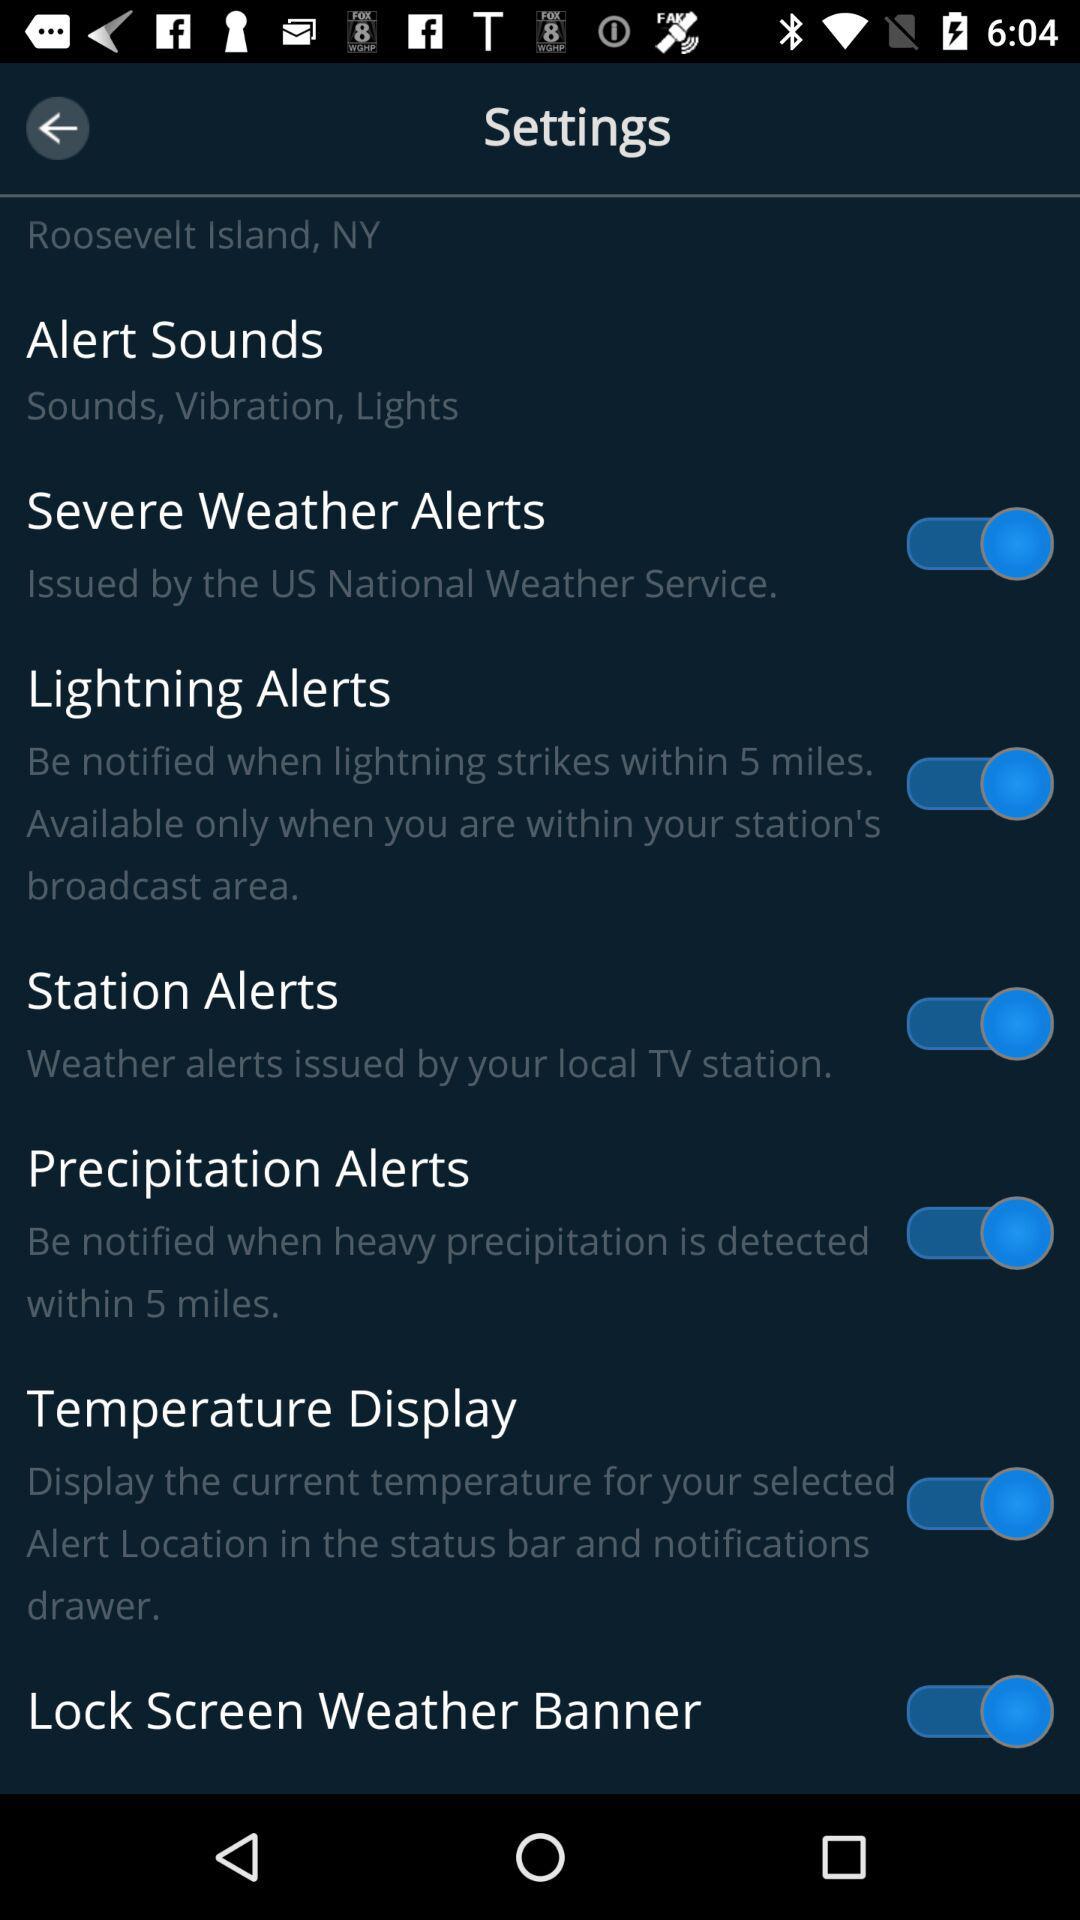 This screenshot has width=1080, height=1920. Describe the element at coordinates (56, 127) in the screenshot. I see `icon to the left of the settings` at that location.